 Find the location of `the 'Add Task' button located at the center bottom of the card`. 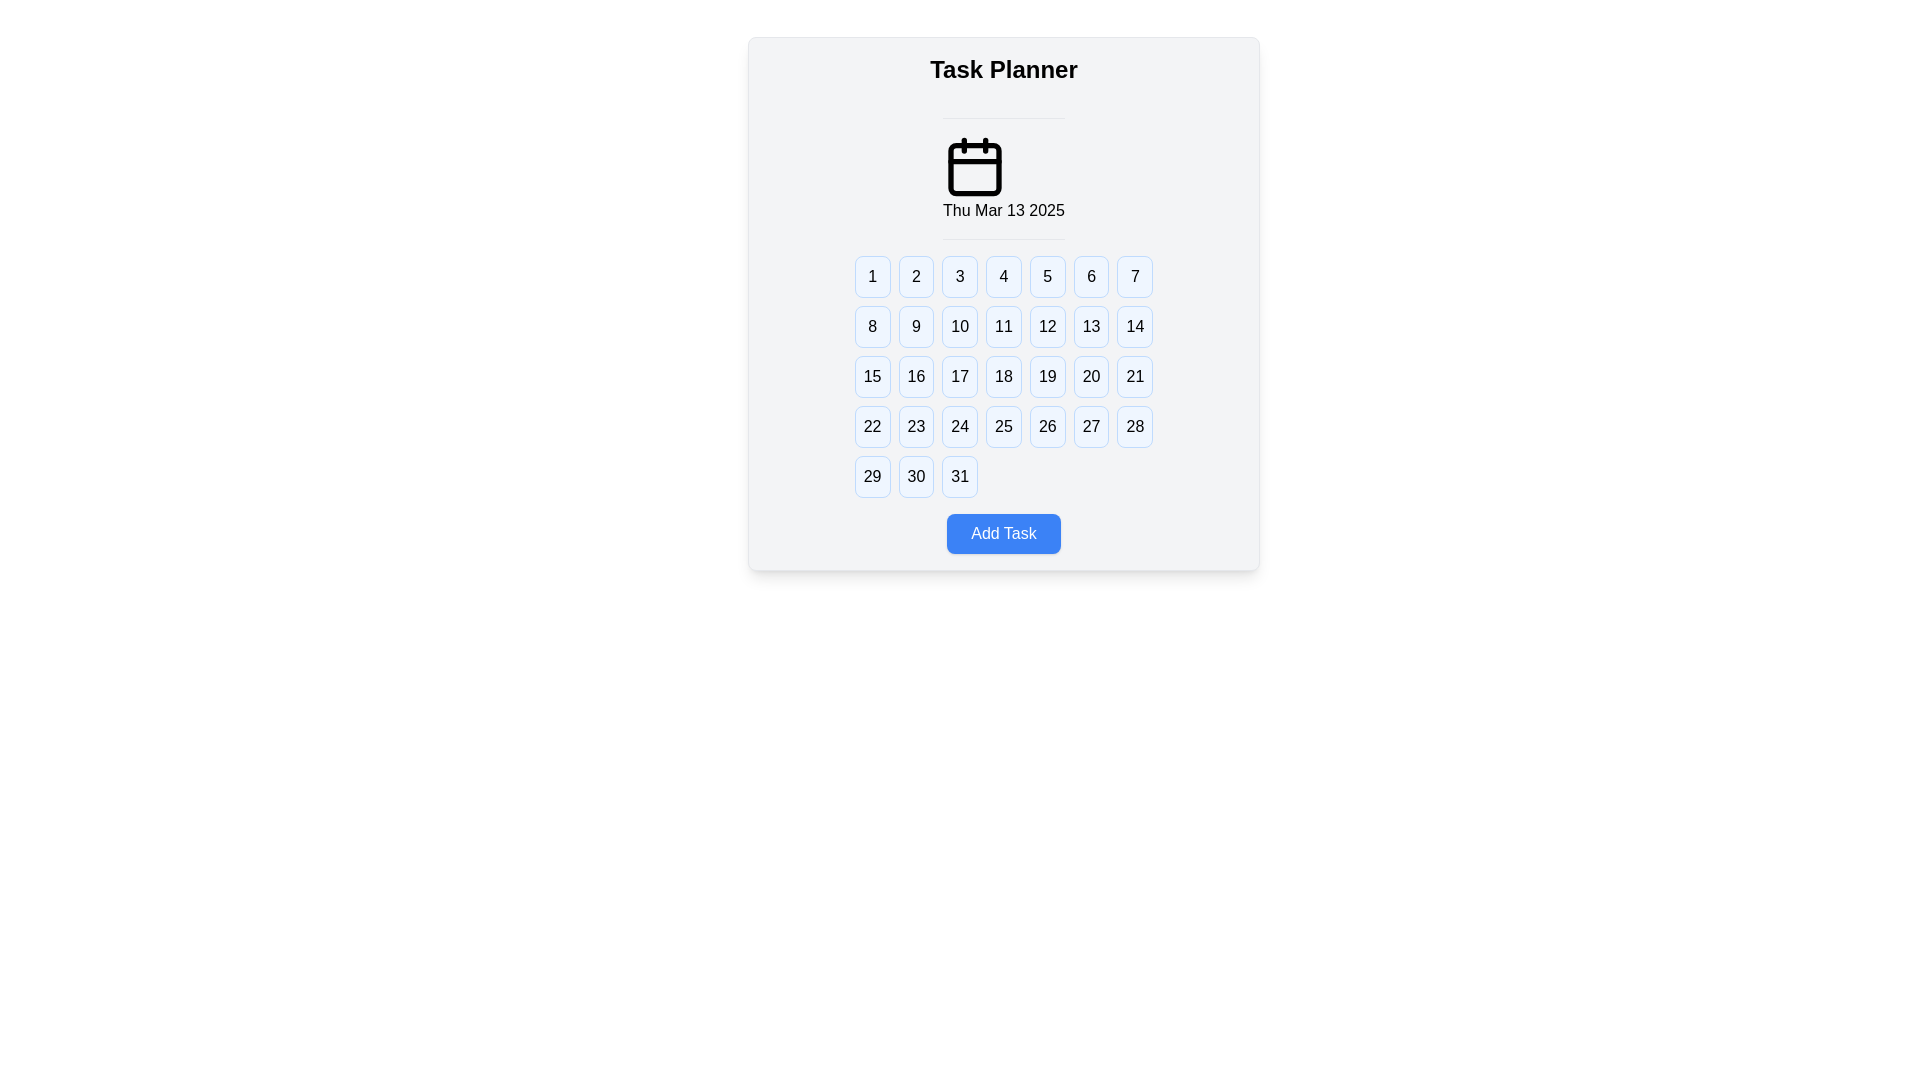

the 'Add Task' button located at the center bottom of the card is located at coordinates (1003, 532).